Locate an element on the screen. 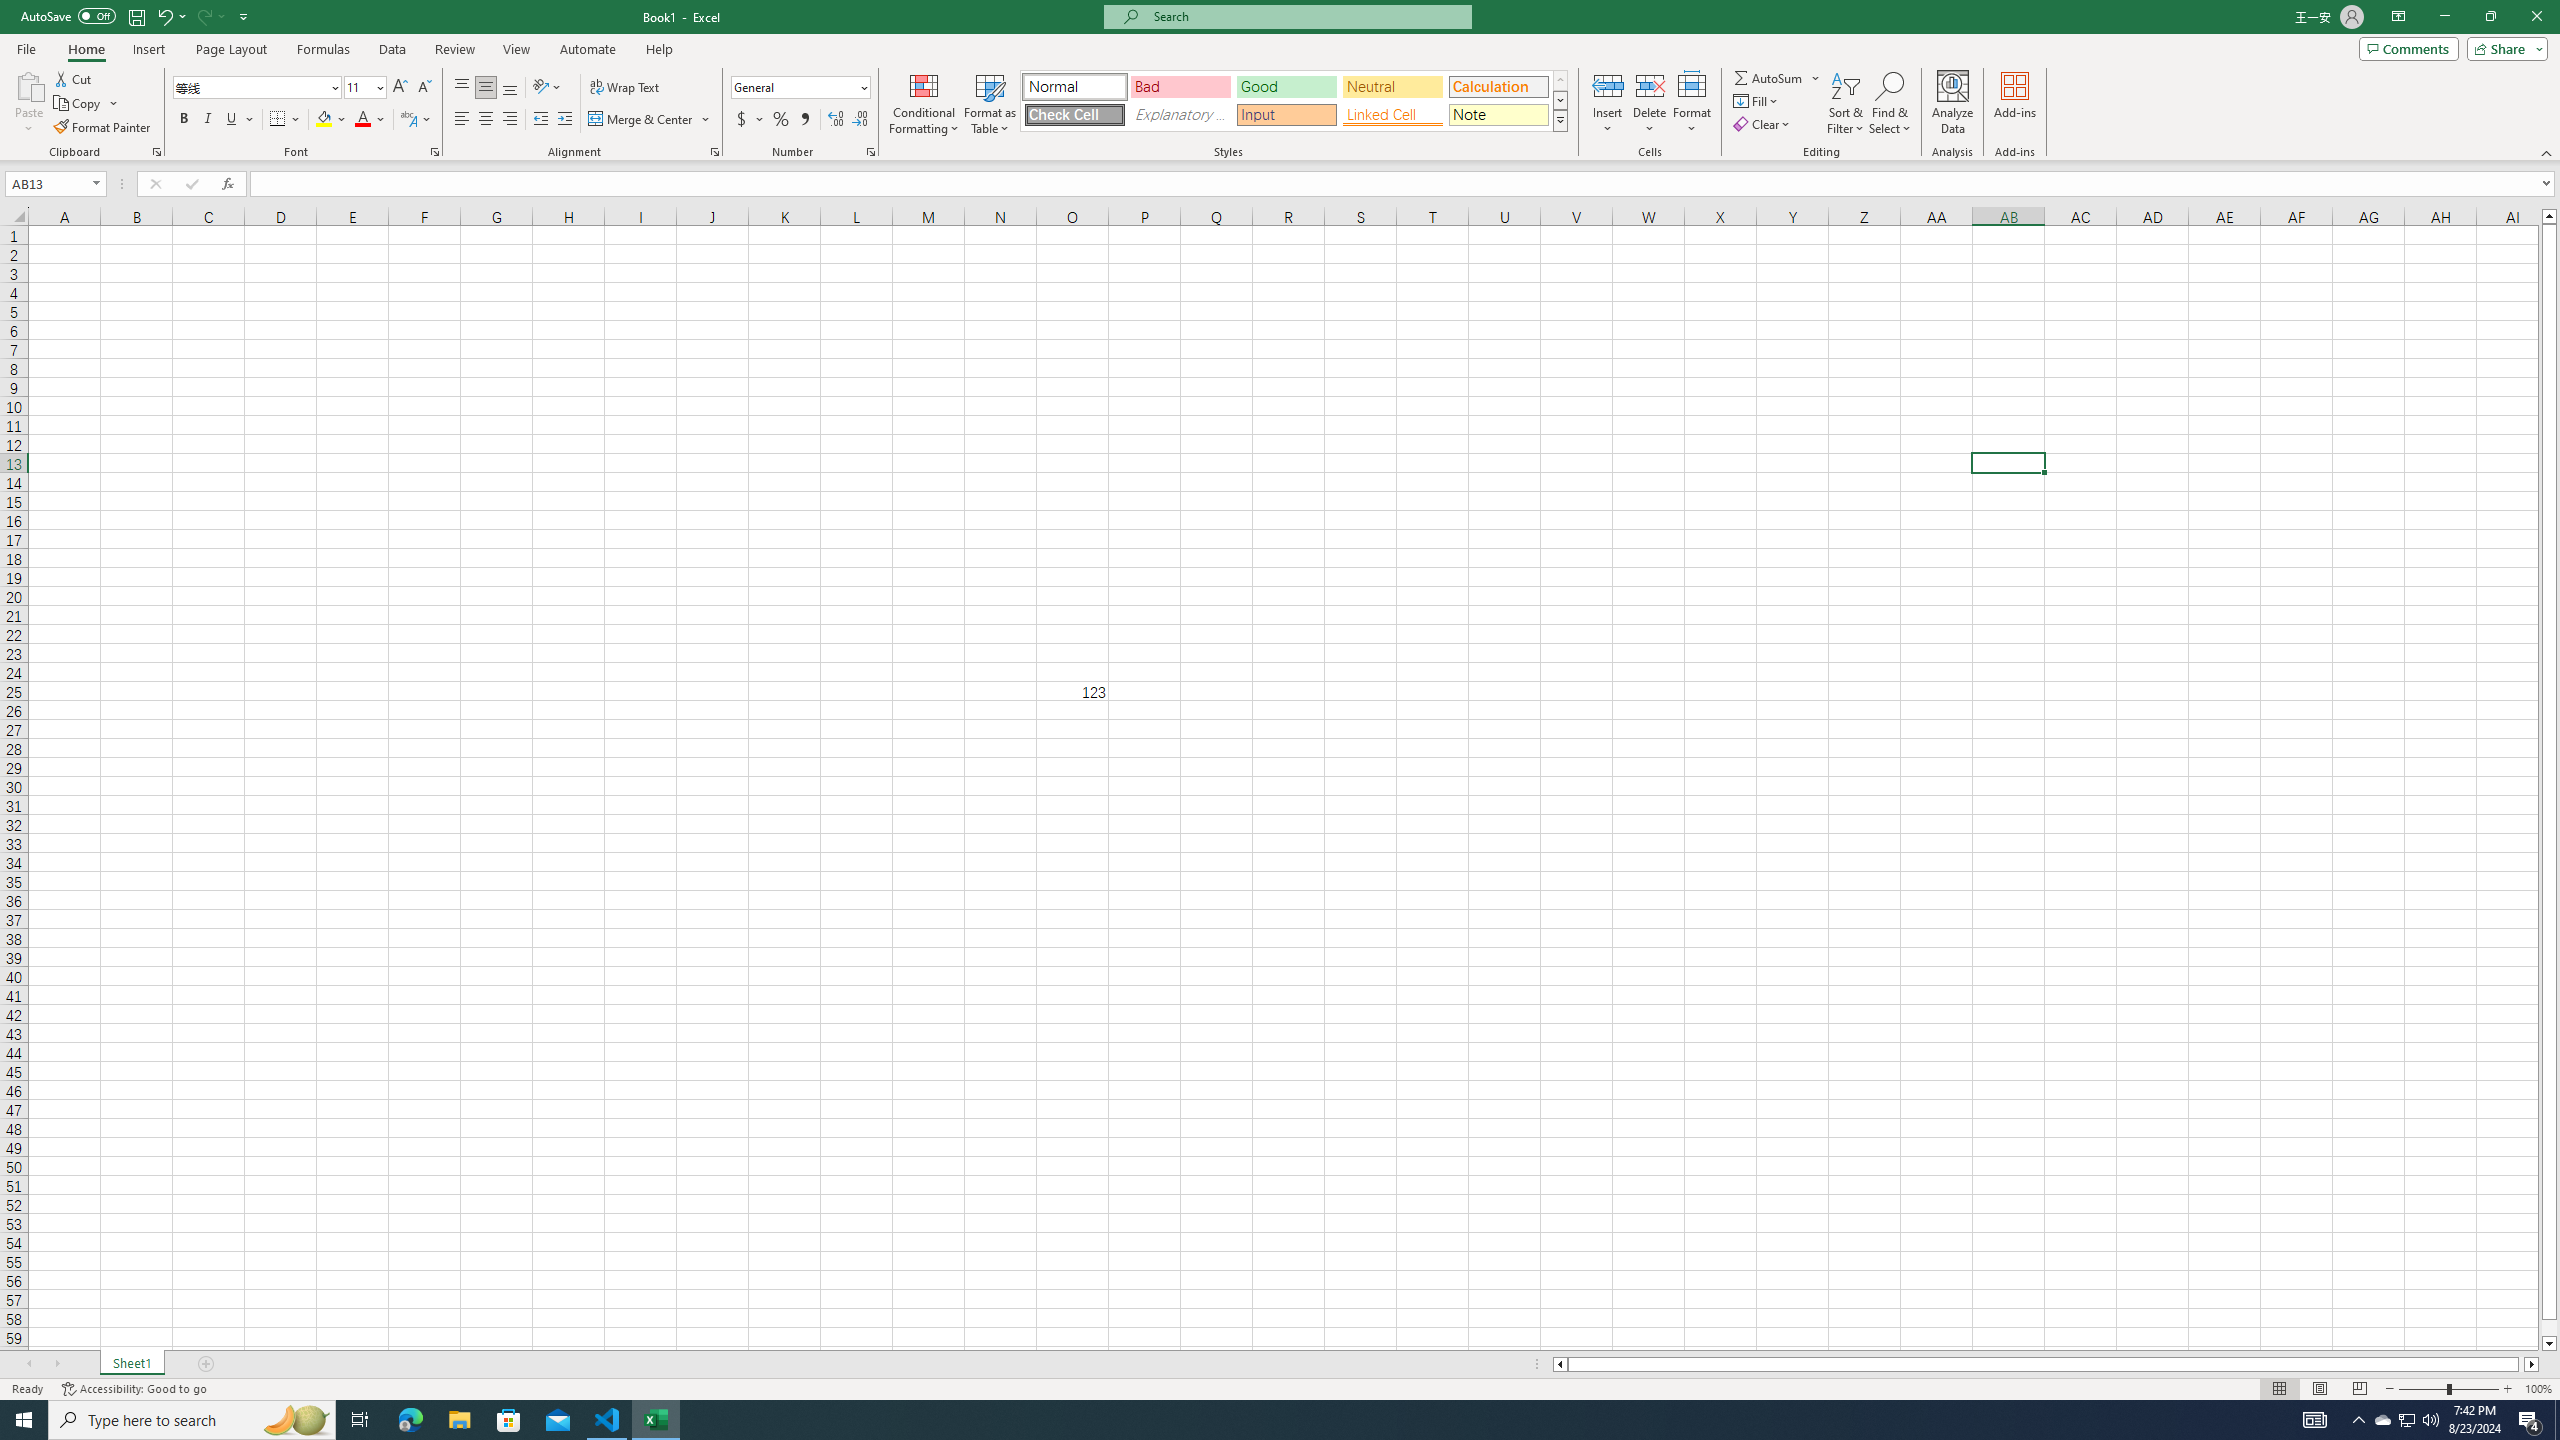  'Paste' is located at coordinates (28, 103).